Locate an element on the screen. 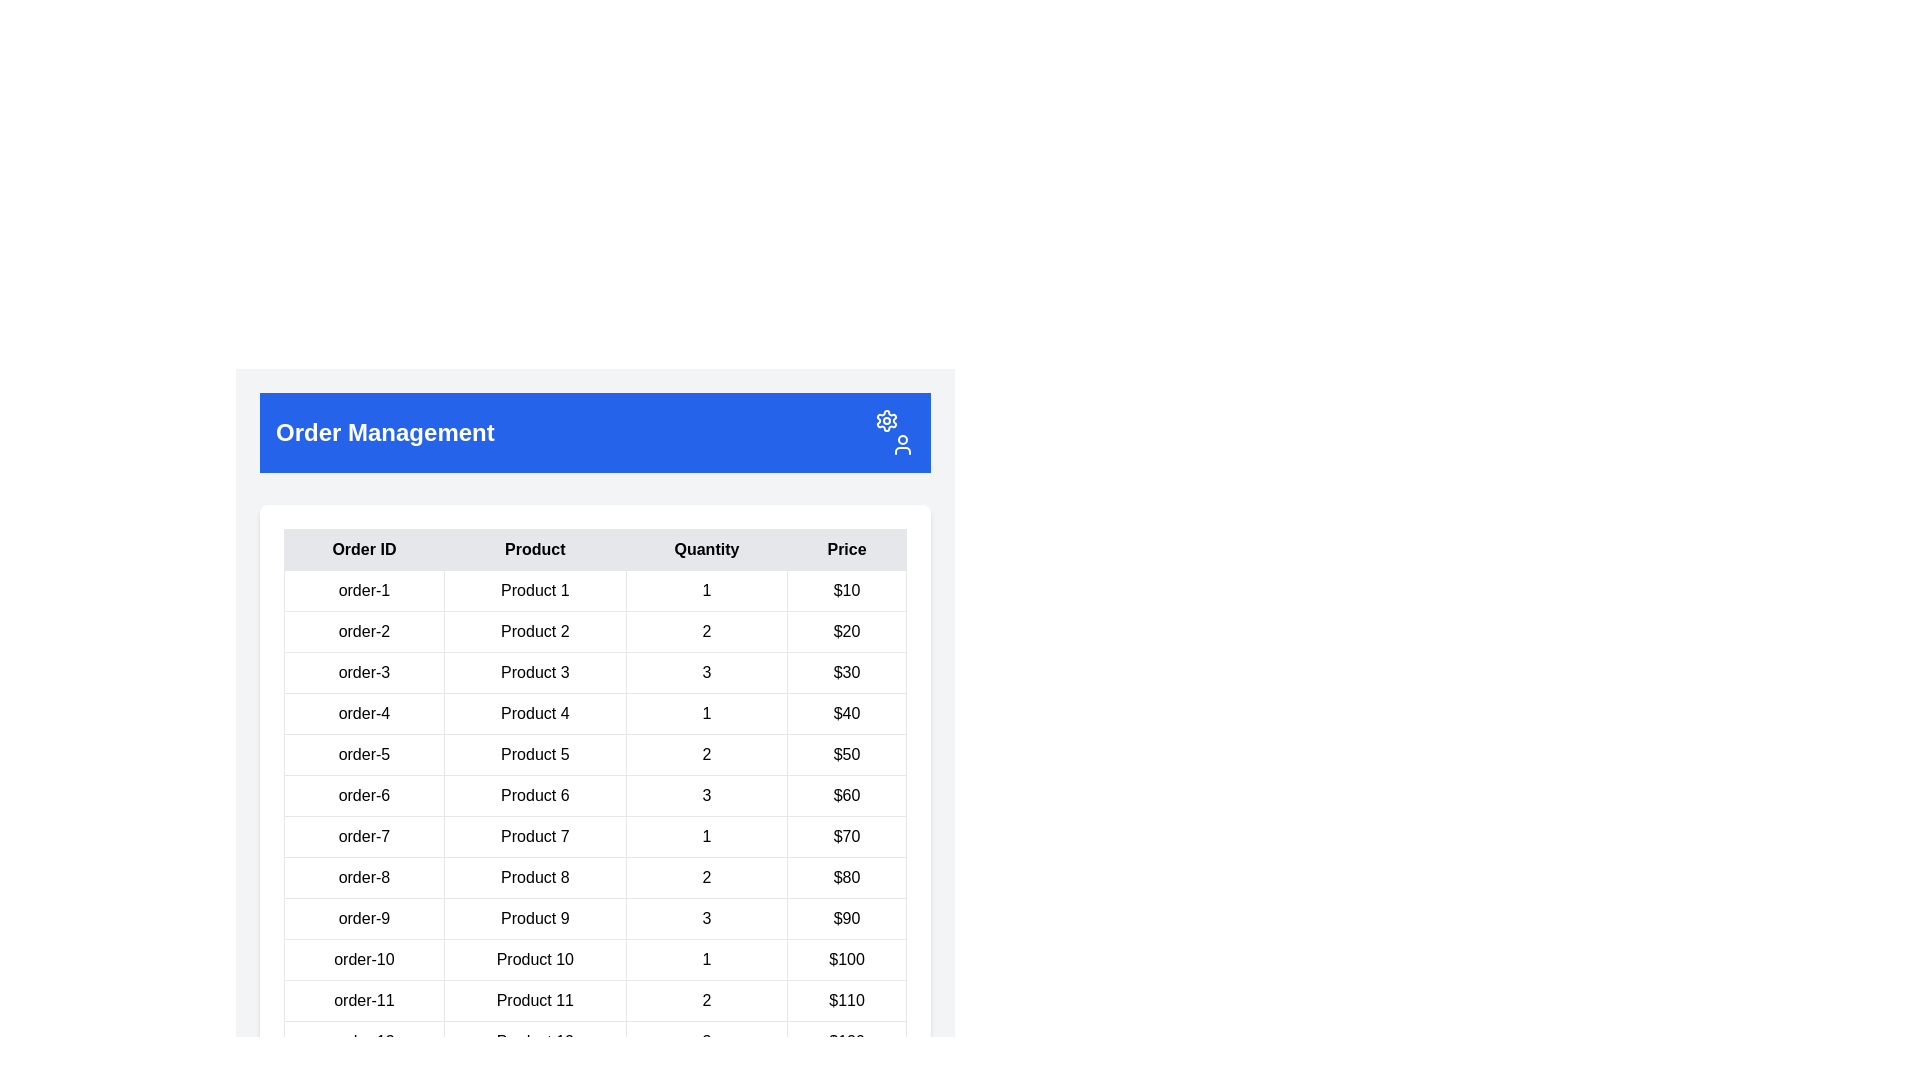  the table row displaying the order ID 'order-9', which contains the product name 'Product 9', quantity '3', and price '$90' is located at coordinates (594, 918).